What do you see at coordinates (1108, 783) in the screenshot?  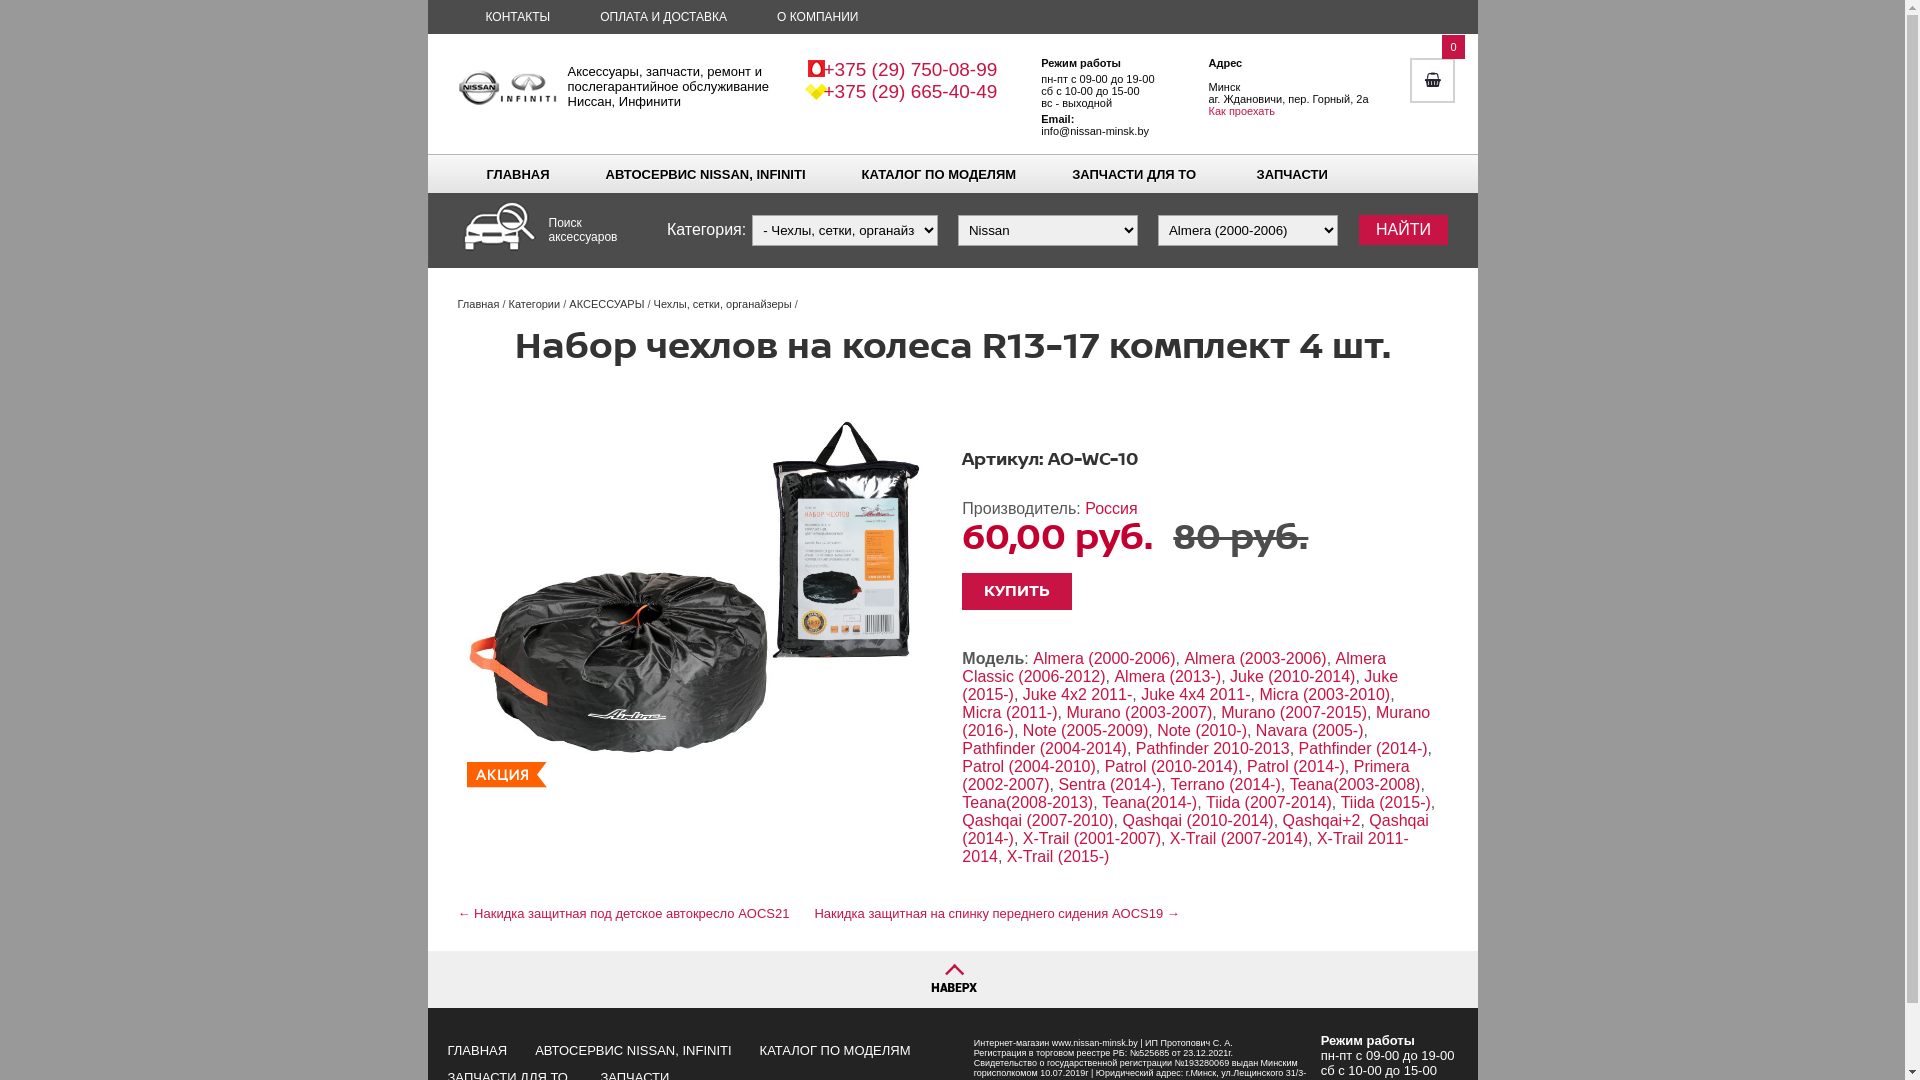 I see `'Sentra (2014-)'` at bounding box center [1108, 783].